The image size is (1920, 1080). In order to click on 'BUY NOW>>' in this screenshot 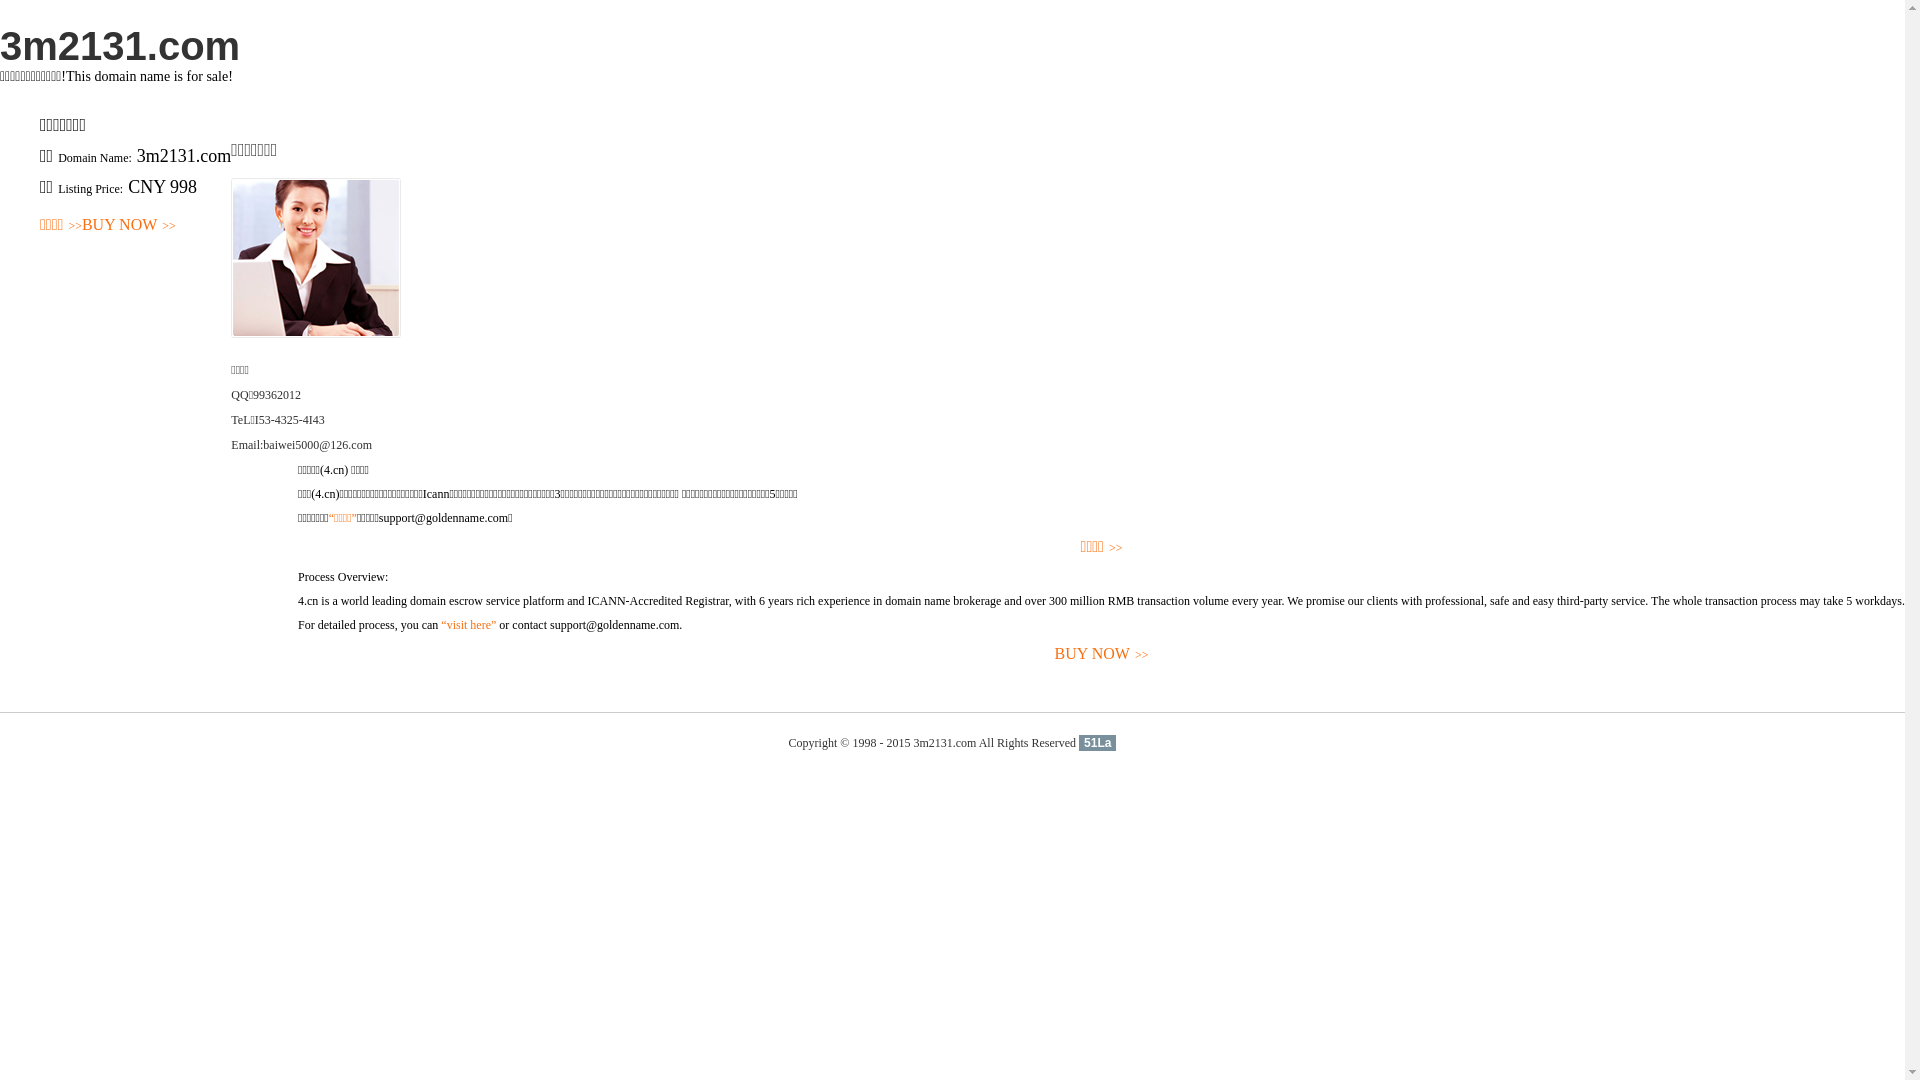, I will do `click(1100, 654)`.